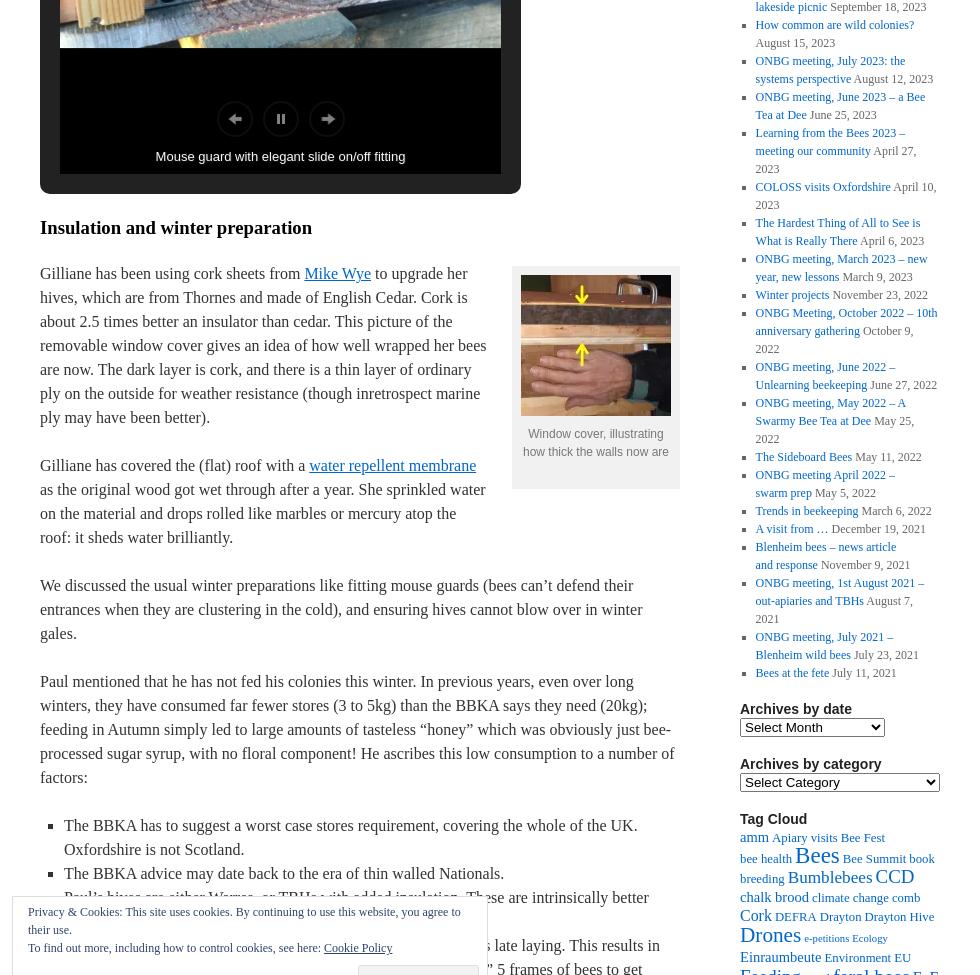  What do you see at coordinates (171, 273) in the screenshot?
I see `'Gilliane has been using cork sheets from'` at bounding box center [171, 273].